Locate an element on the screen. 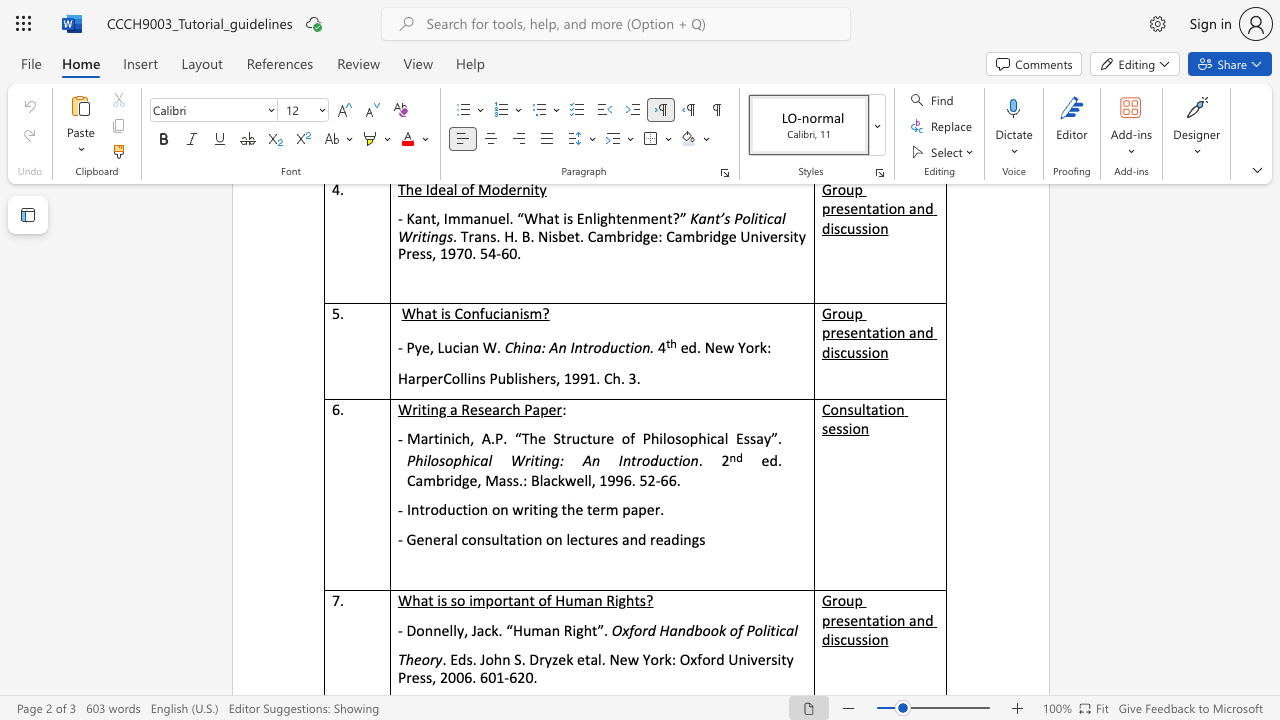 Image resolution: width=1280 pixels, height=720 pixels. the subset text "es and readin" within the text "- General consultation on lectures and readings" is located at coordinates (603, 540).